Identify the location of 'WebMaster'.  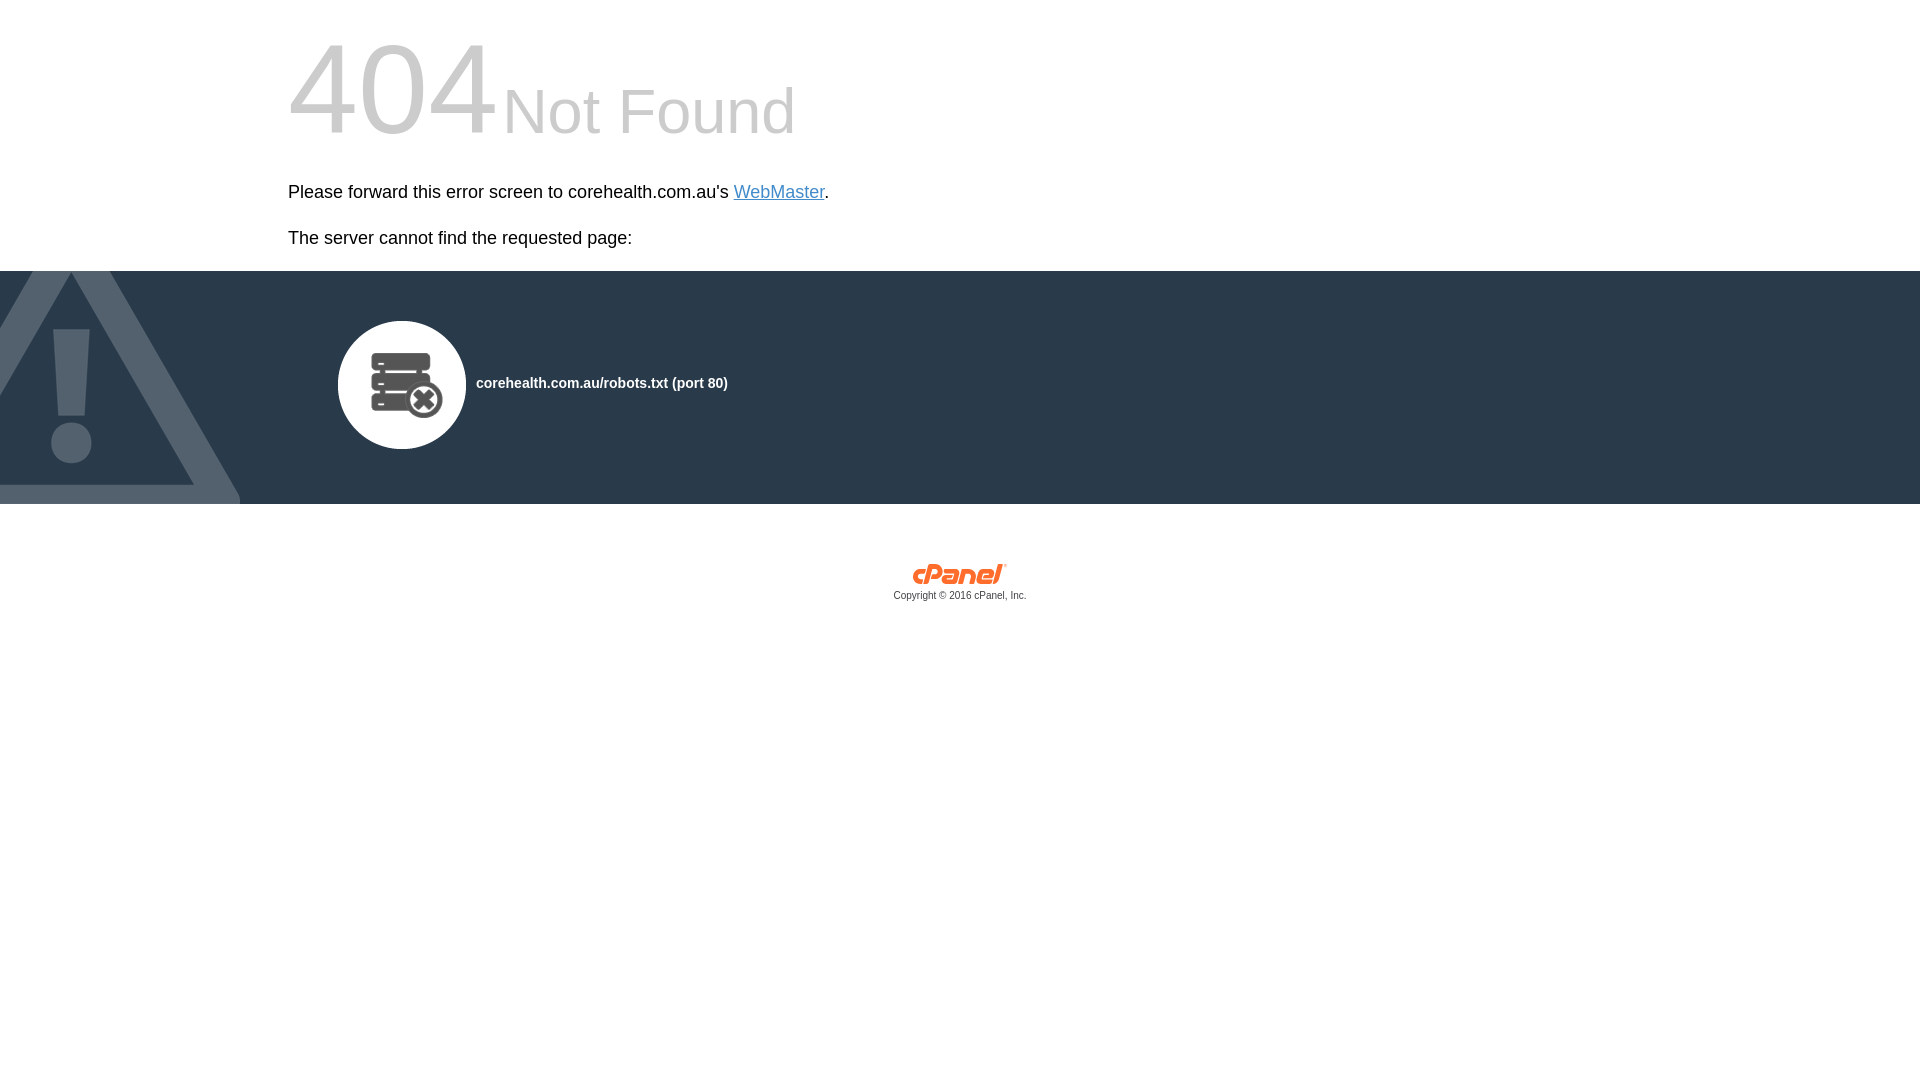
(733, 192).